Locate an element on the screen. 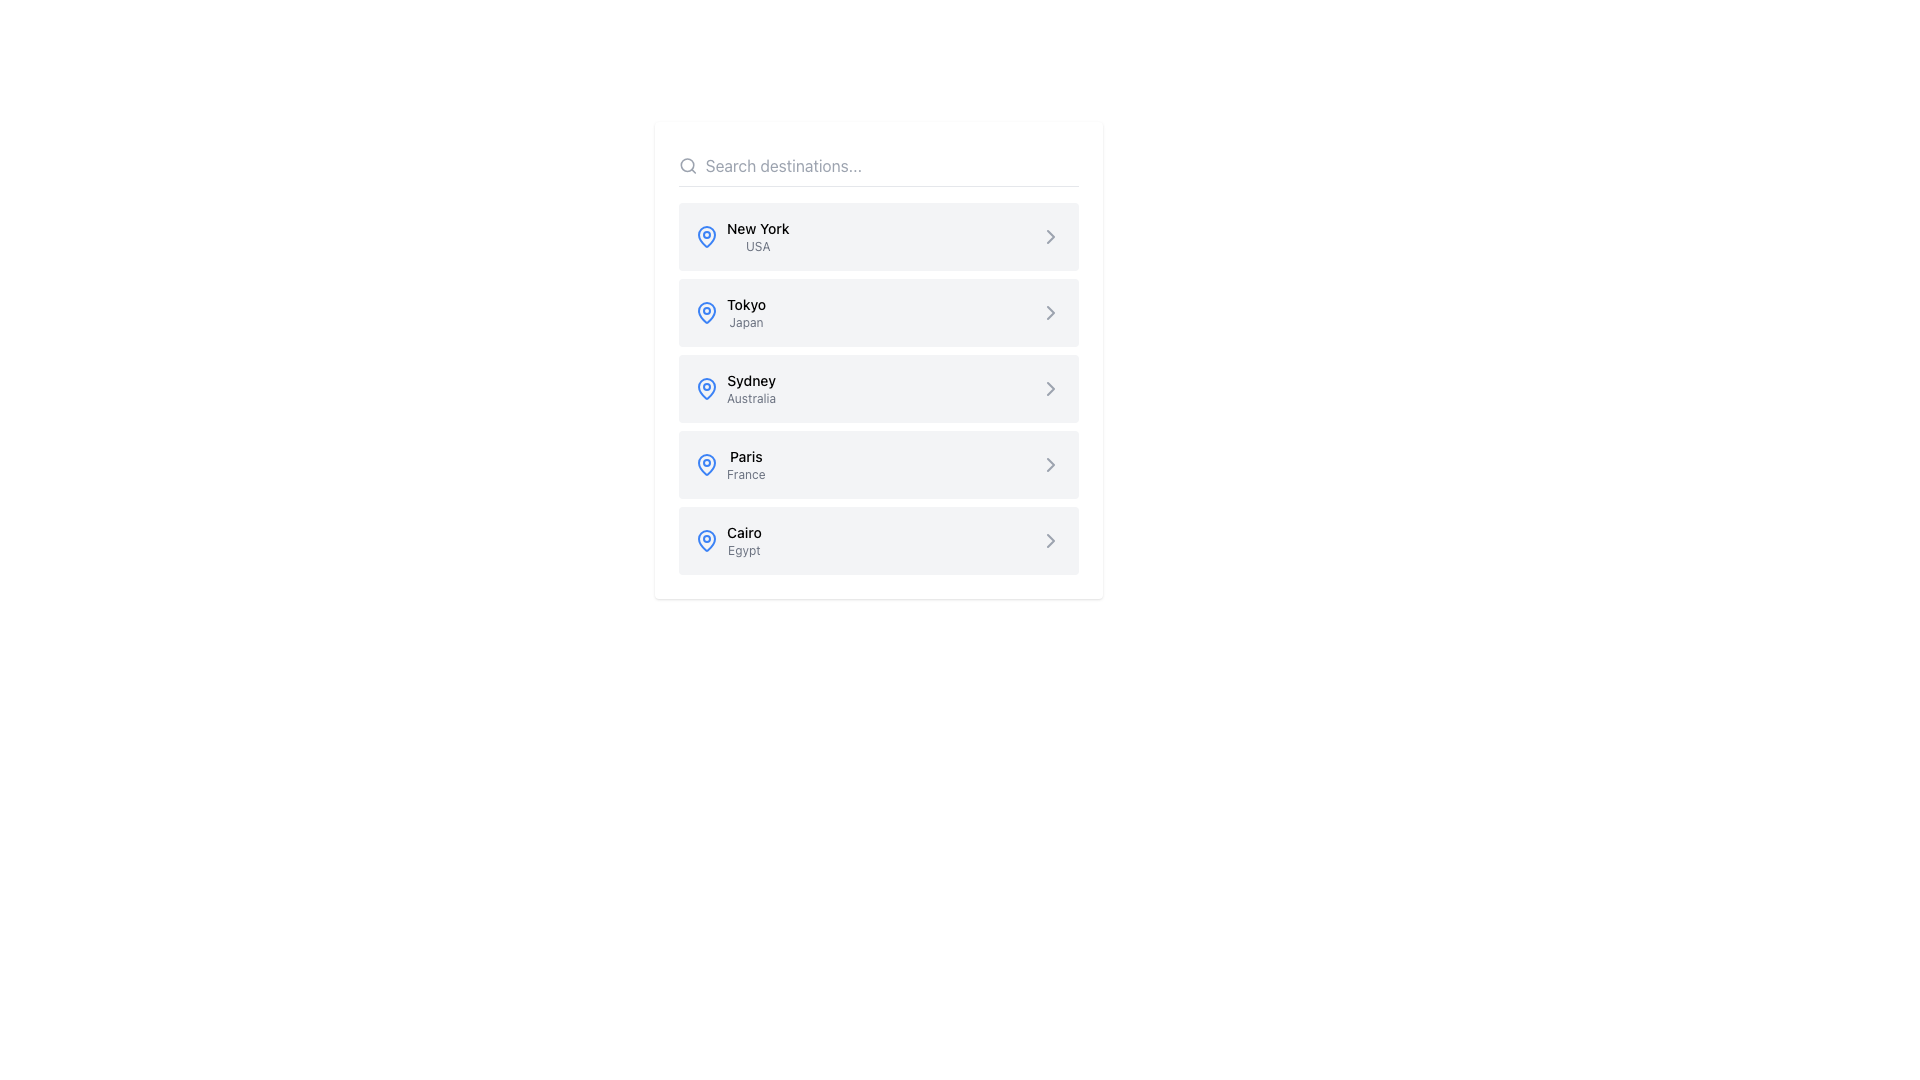 This screenshot has height=1080, width=1920. the right-pointing chevron icon located next to the 'Sydney, Australia' list item, which is part of a column of similar navigation icons is located at coordinates (1050, 389).